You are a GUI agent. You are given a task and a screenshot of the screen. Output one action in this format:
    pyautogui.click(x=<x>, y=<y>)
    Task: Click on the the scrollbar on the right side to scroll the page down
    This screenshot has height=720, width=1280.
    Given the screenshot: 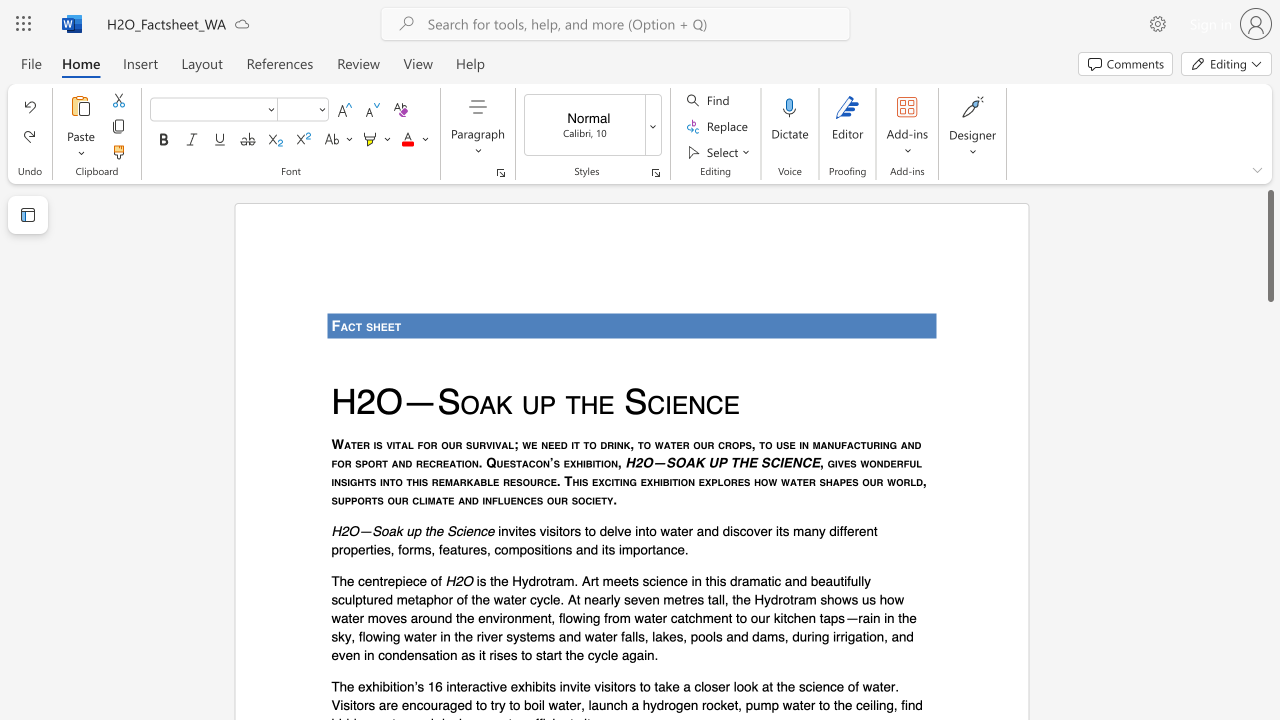 What is the action you would take?
    pyautogui.click(x=1269, y=418)
    